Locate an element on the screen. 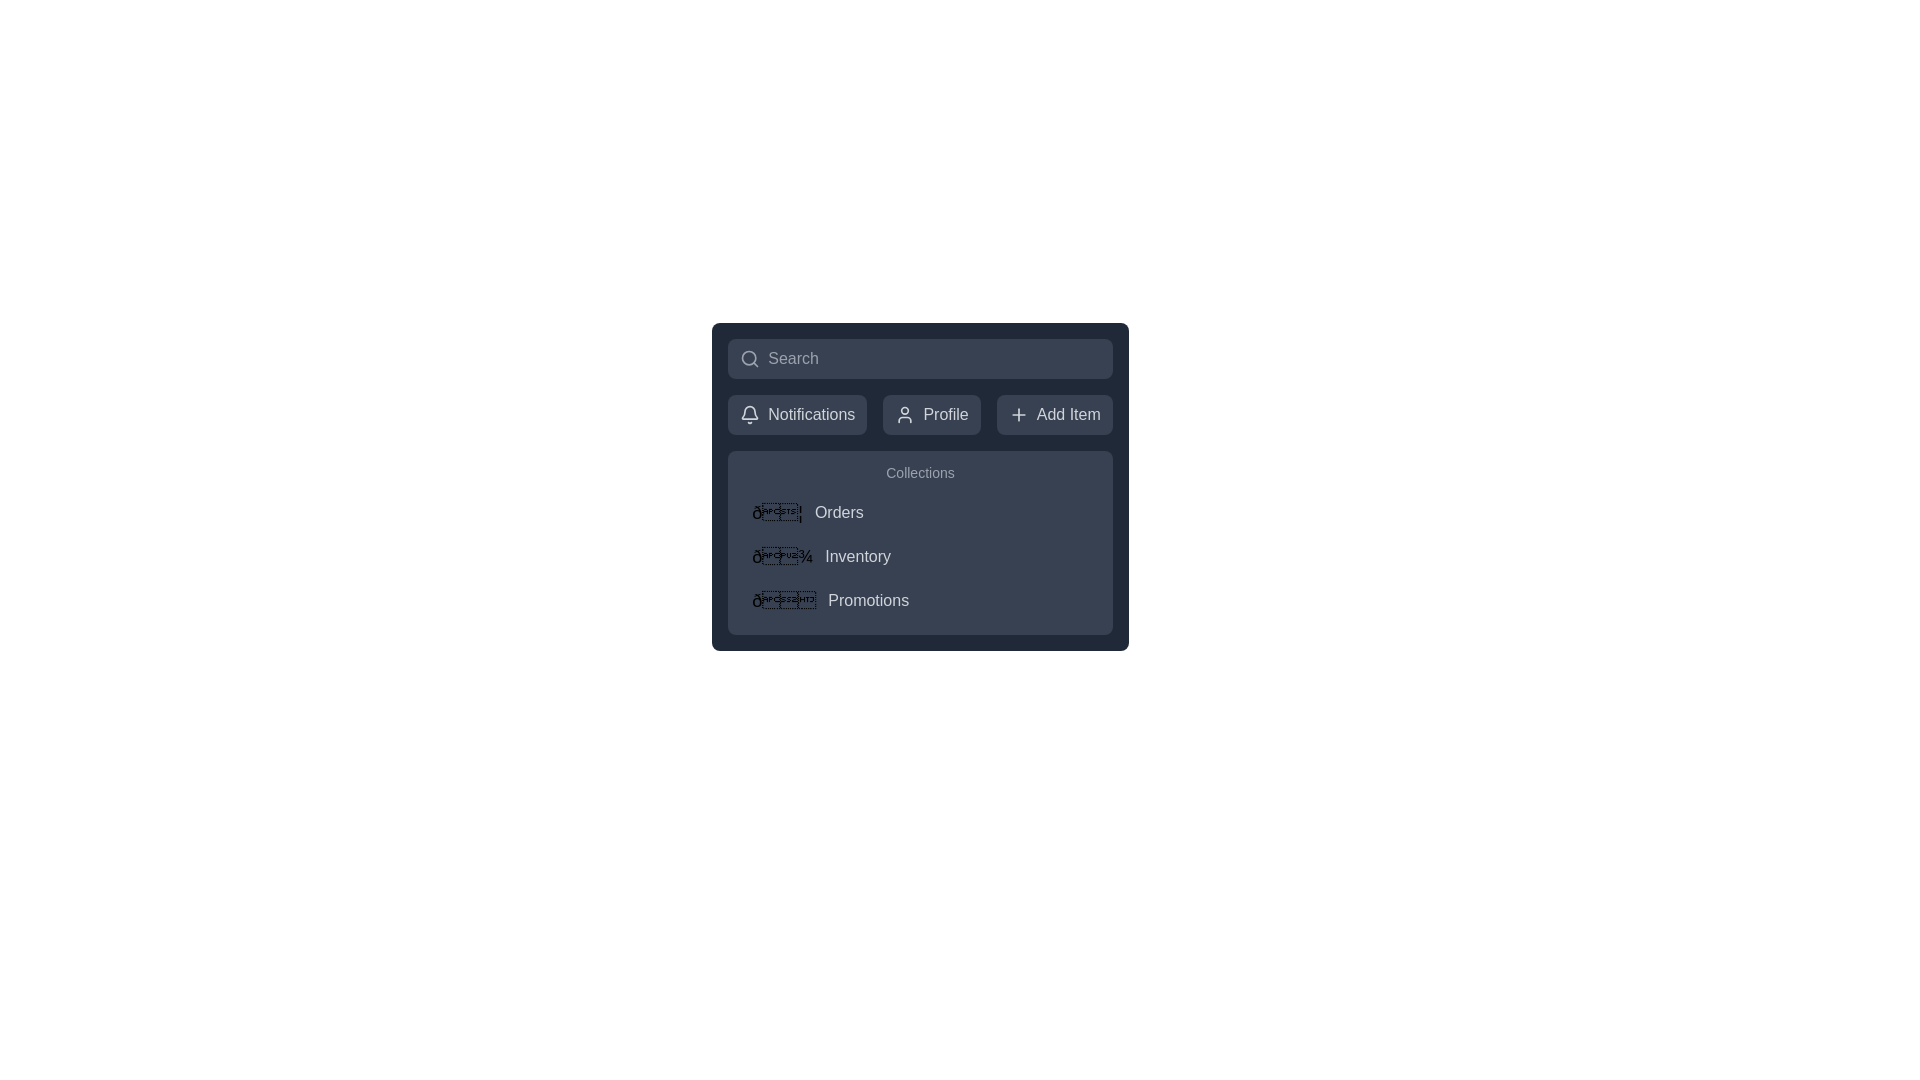 This screenshot has width=1920, height=1080. the 'Profile' button, which is a rounded rectangle with a dark gray background, positioned between the 'Notifications' and 'Add Item' buttons is located at coordinates (930, 414).